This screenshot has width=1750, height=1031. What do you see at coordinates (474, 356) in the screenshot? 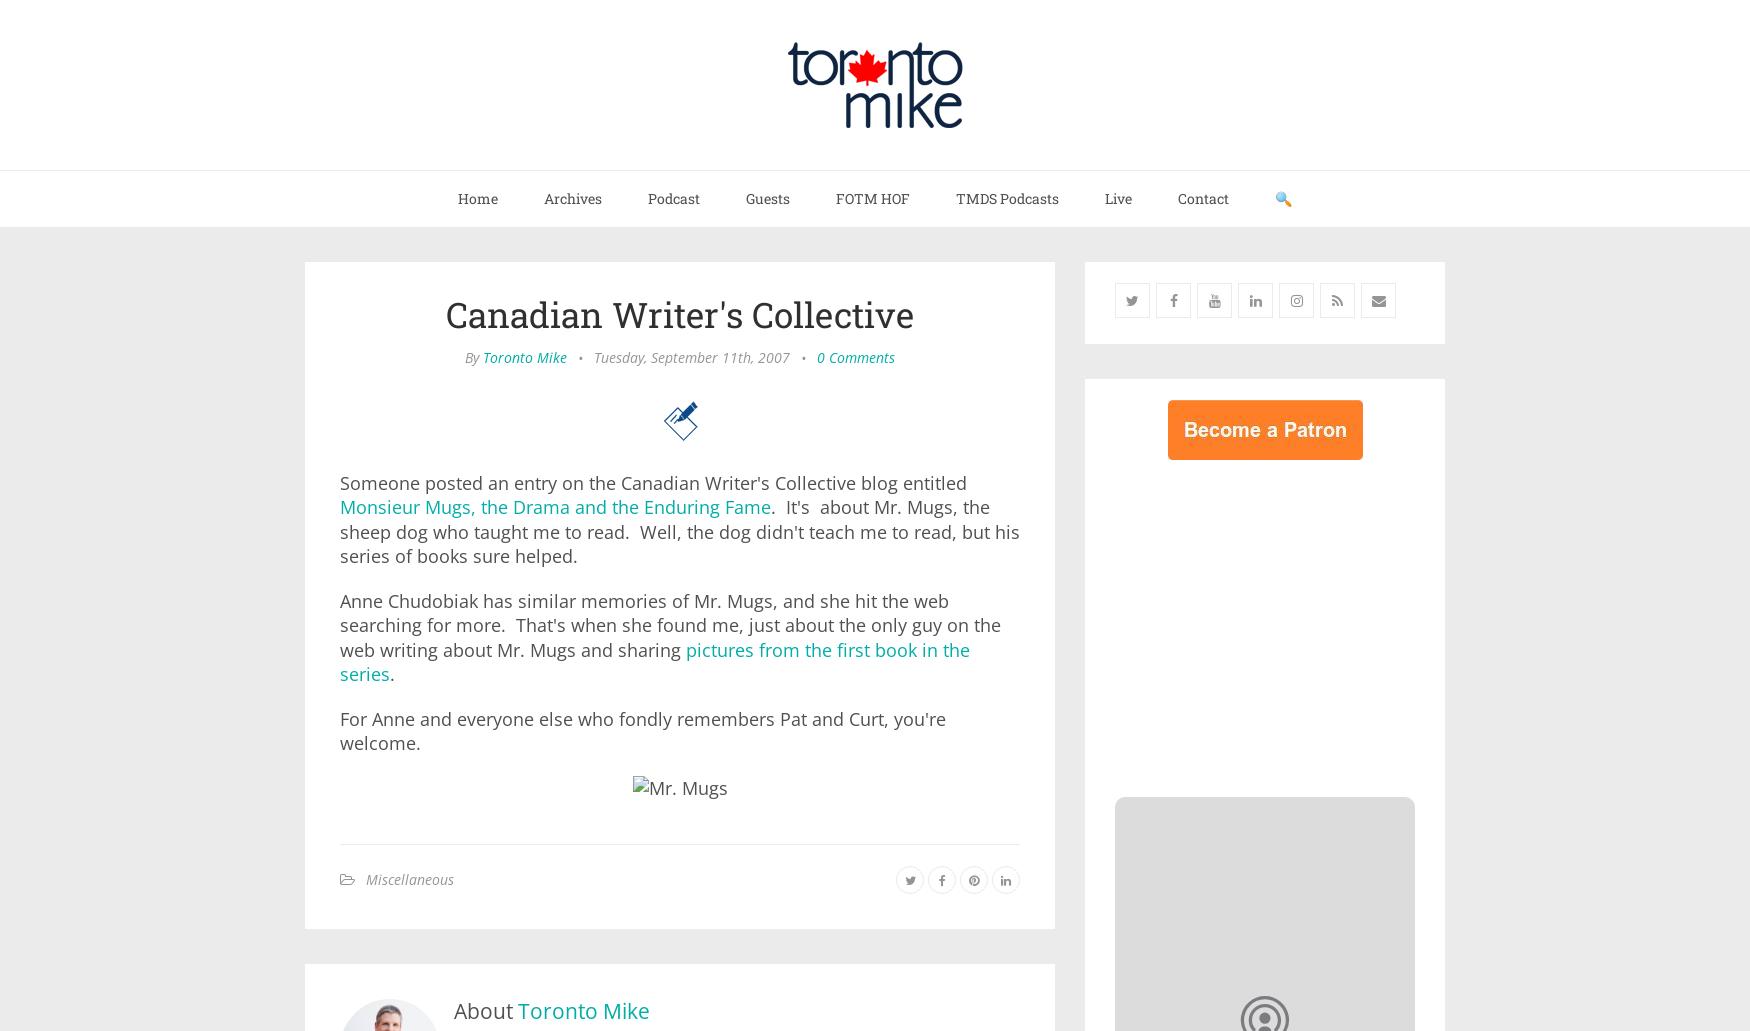
I see `'By'` at bounding box center [474, 356].